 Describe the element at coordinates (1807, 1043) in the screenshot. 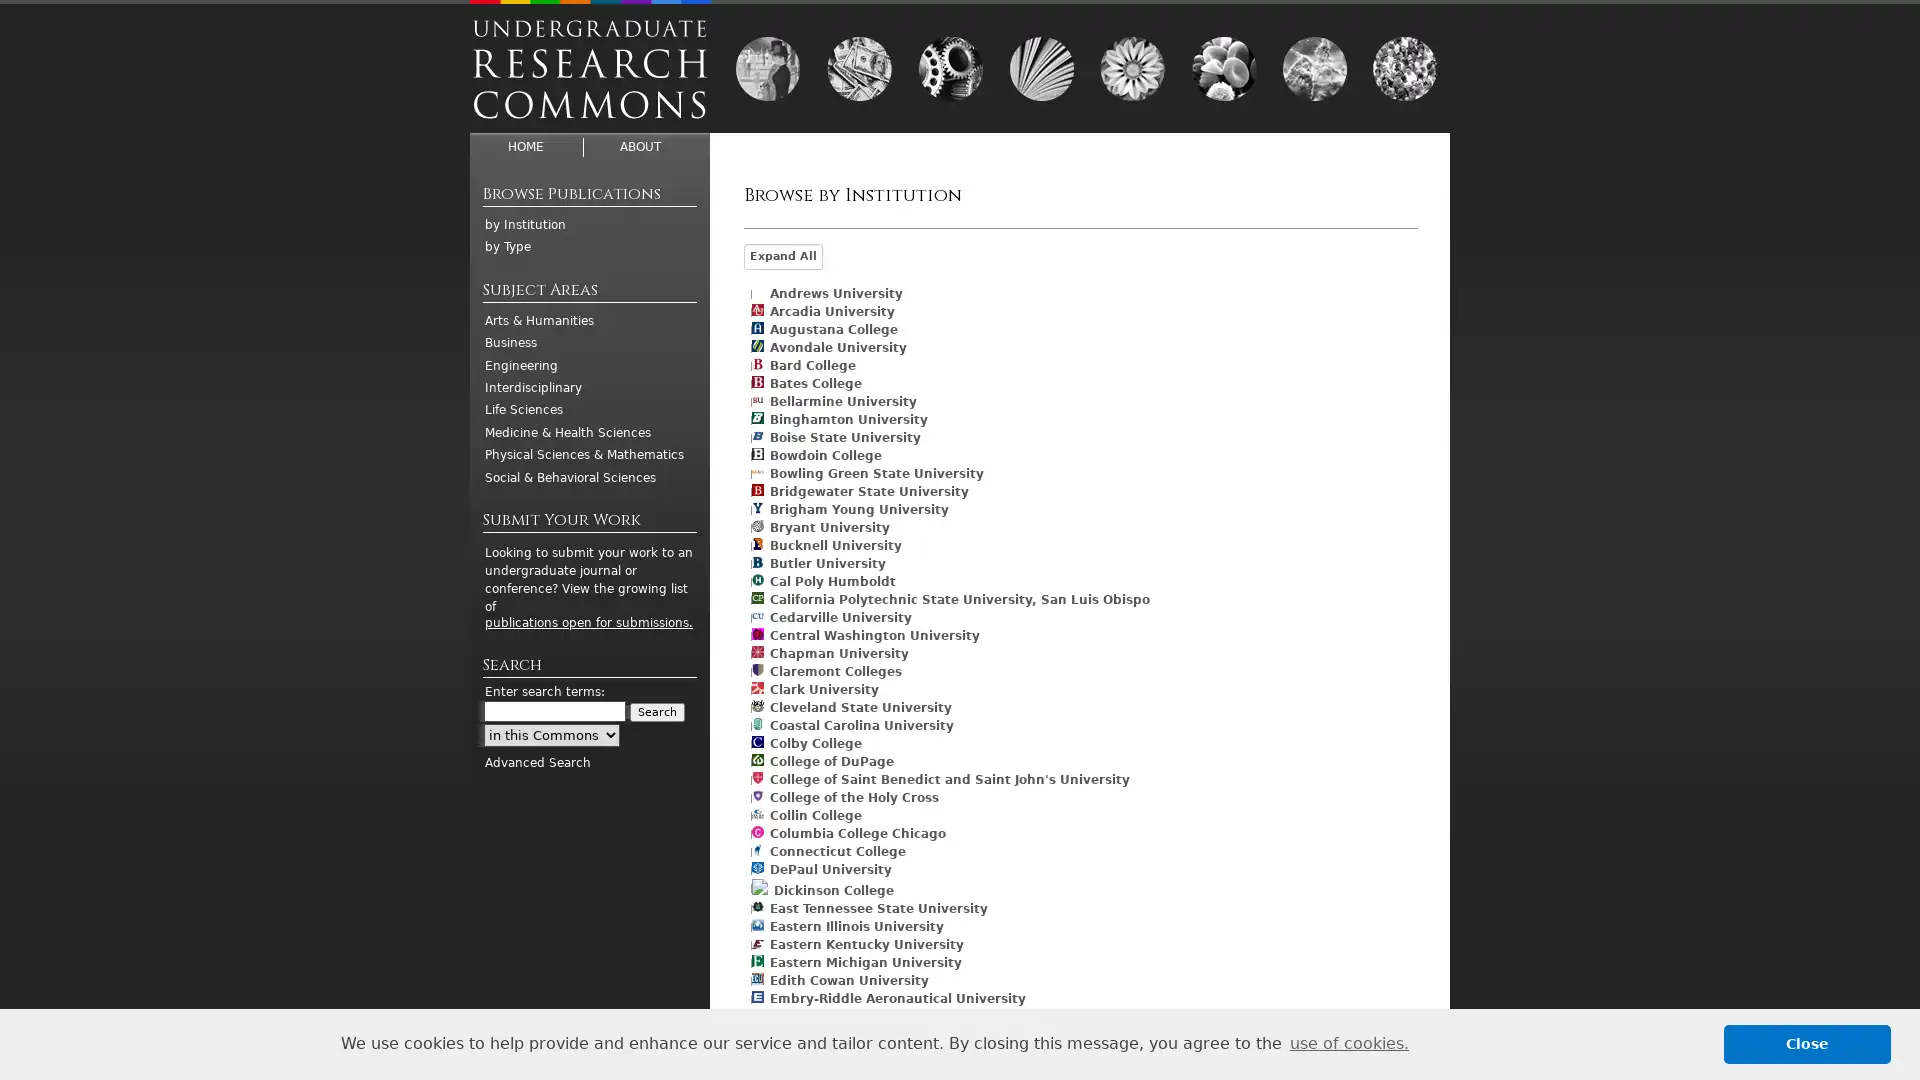

I see `dismiss cookie message` at that location.